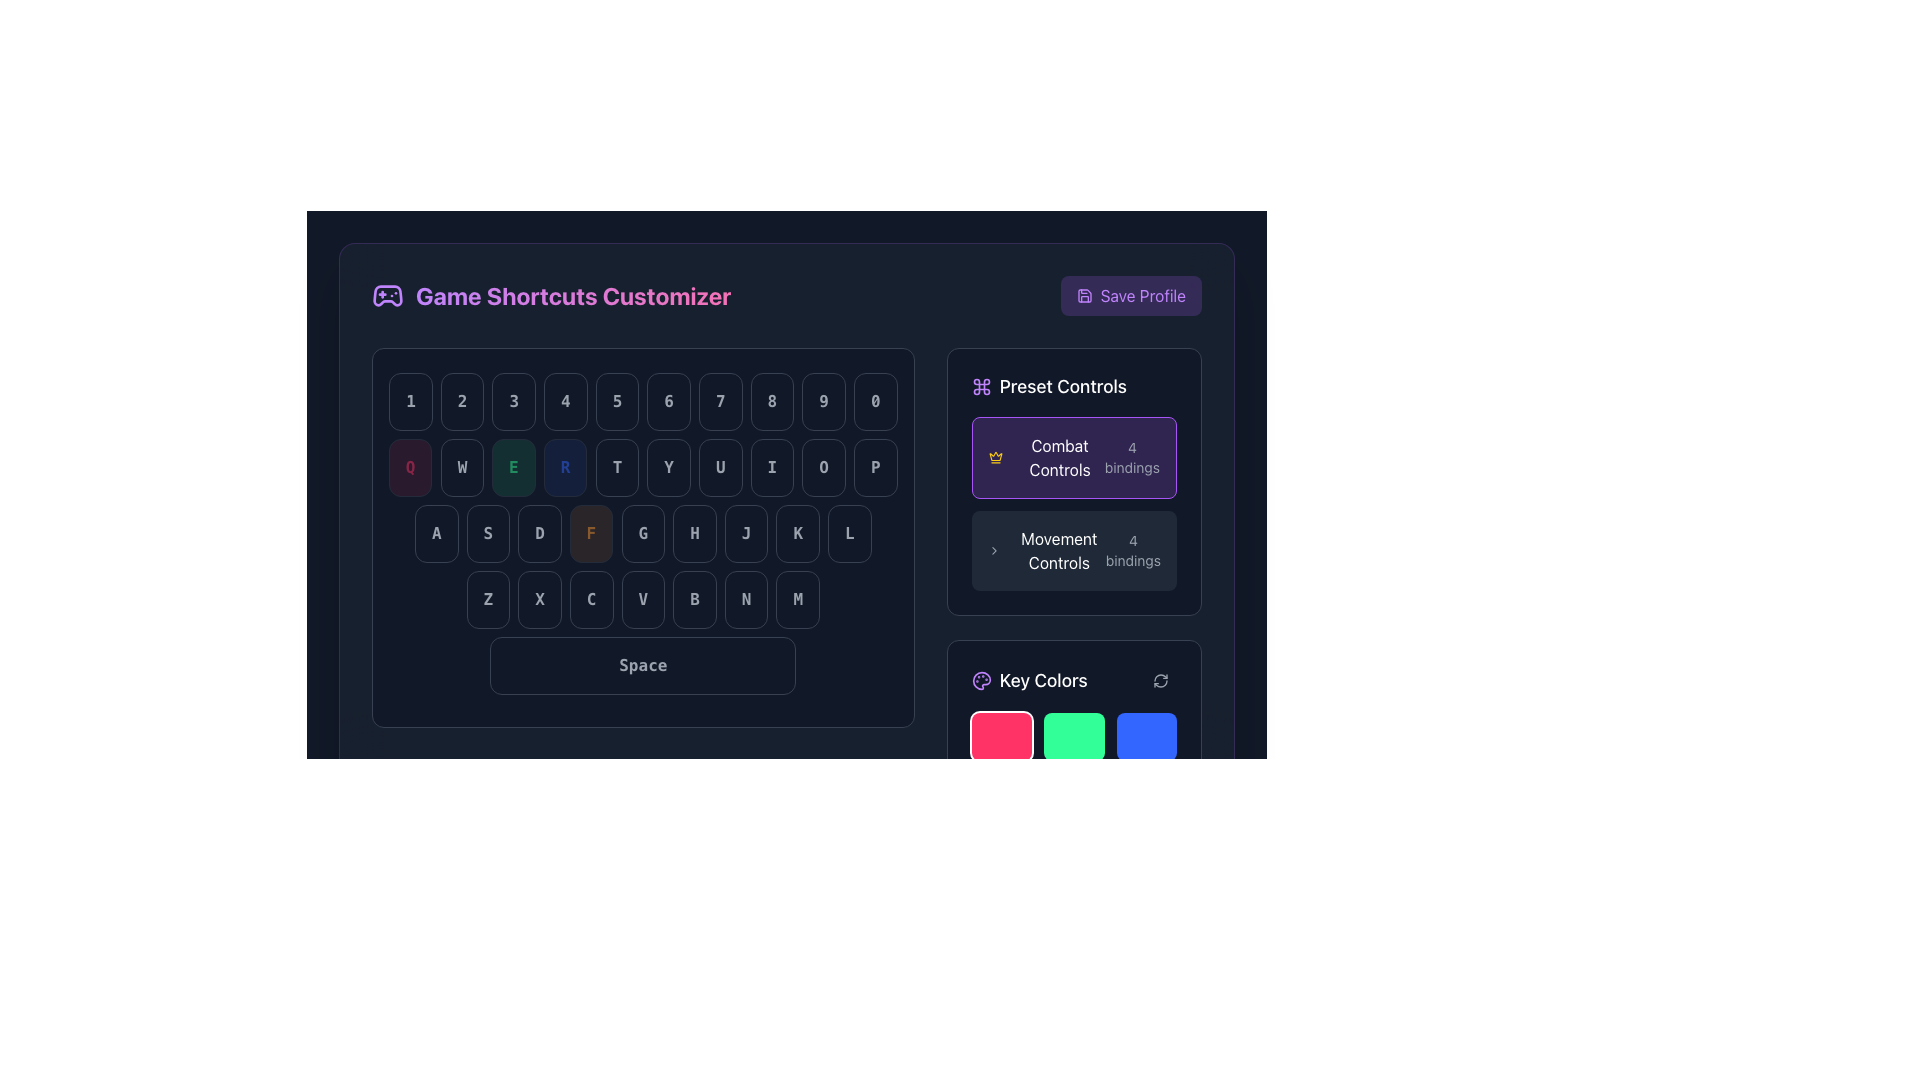 This screenshot has height=1080, width=1920. Describe the element at coordinates (1045, 551) in the screenshot. I see `the 'Movement Controls' label element, which features bold white text on a dark background with a right-chevron icon, located in the 'Preset Controls' section` at that location.